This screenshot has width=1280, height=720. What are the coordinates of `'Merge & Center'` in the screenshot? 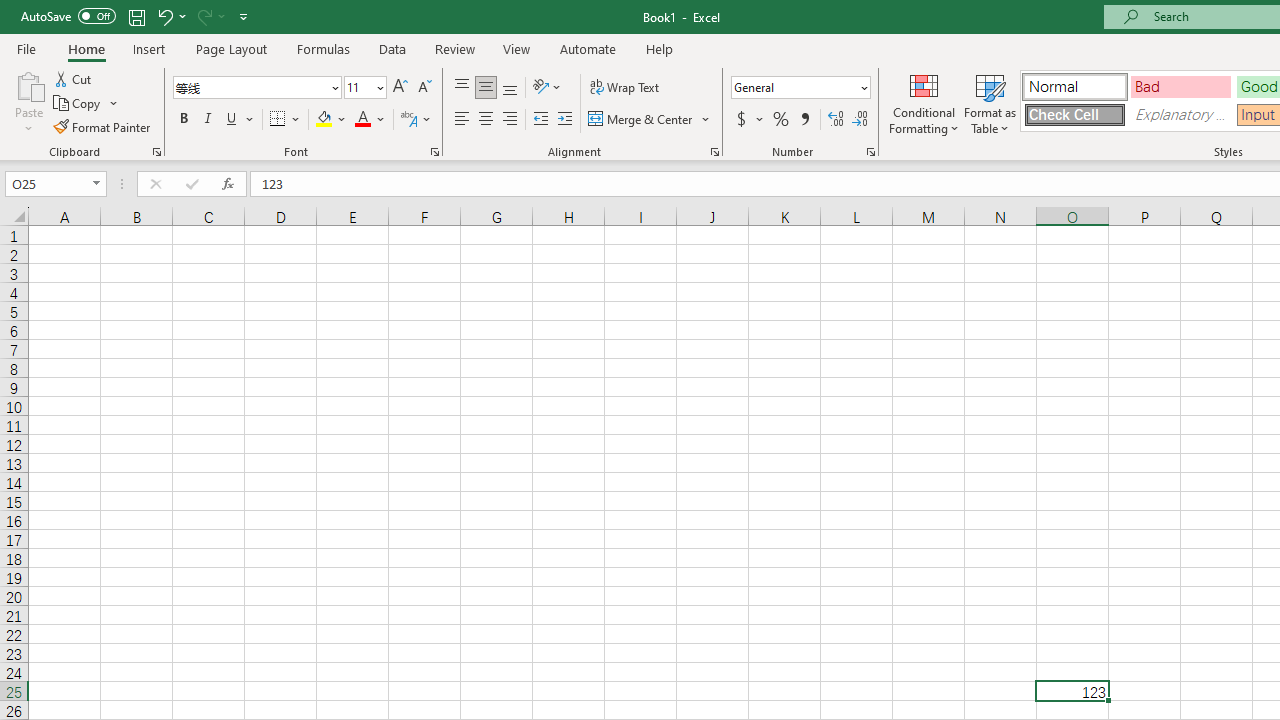 It's located at (650, 119).